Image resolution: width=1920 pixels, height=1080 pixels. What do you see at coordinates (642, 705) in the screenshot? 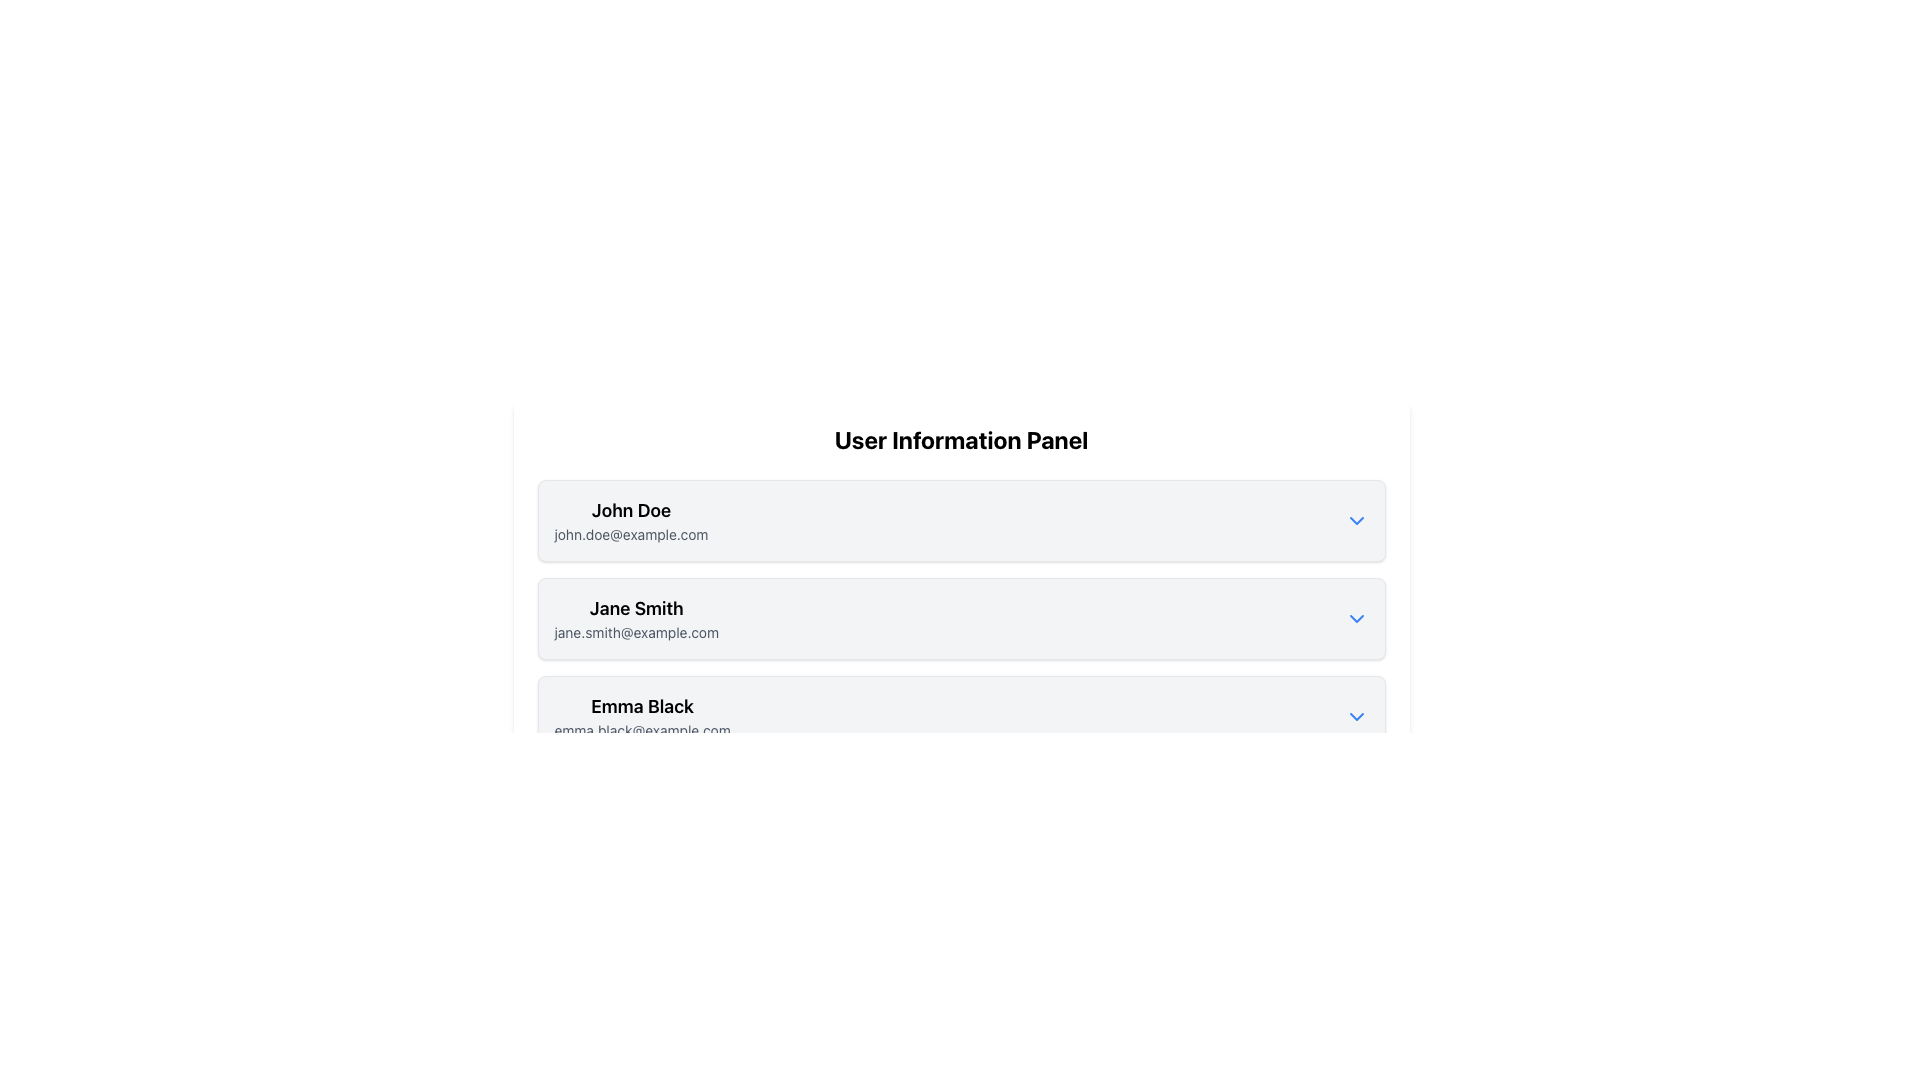
I see `the Label/Text that displays the user's name, positioned above the email address 'emma.black@example.com' and after entries for 'John Doe' and 'Jane Smith'` at bounding box center [642, 705].